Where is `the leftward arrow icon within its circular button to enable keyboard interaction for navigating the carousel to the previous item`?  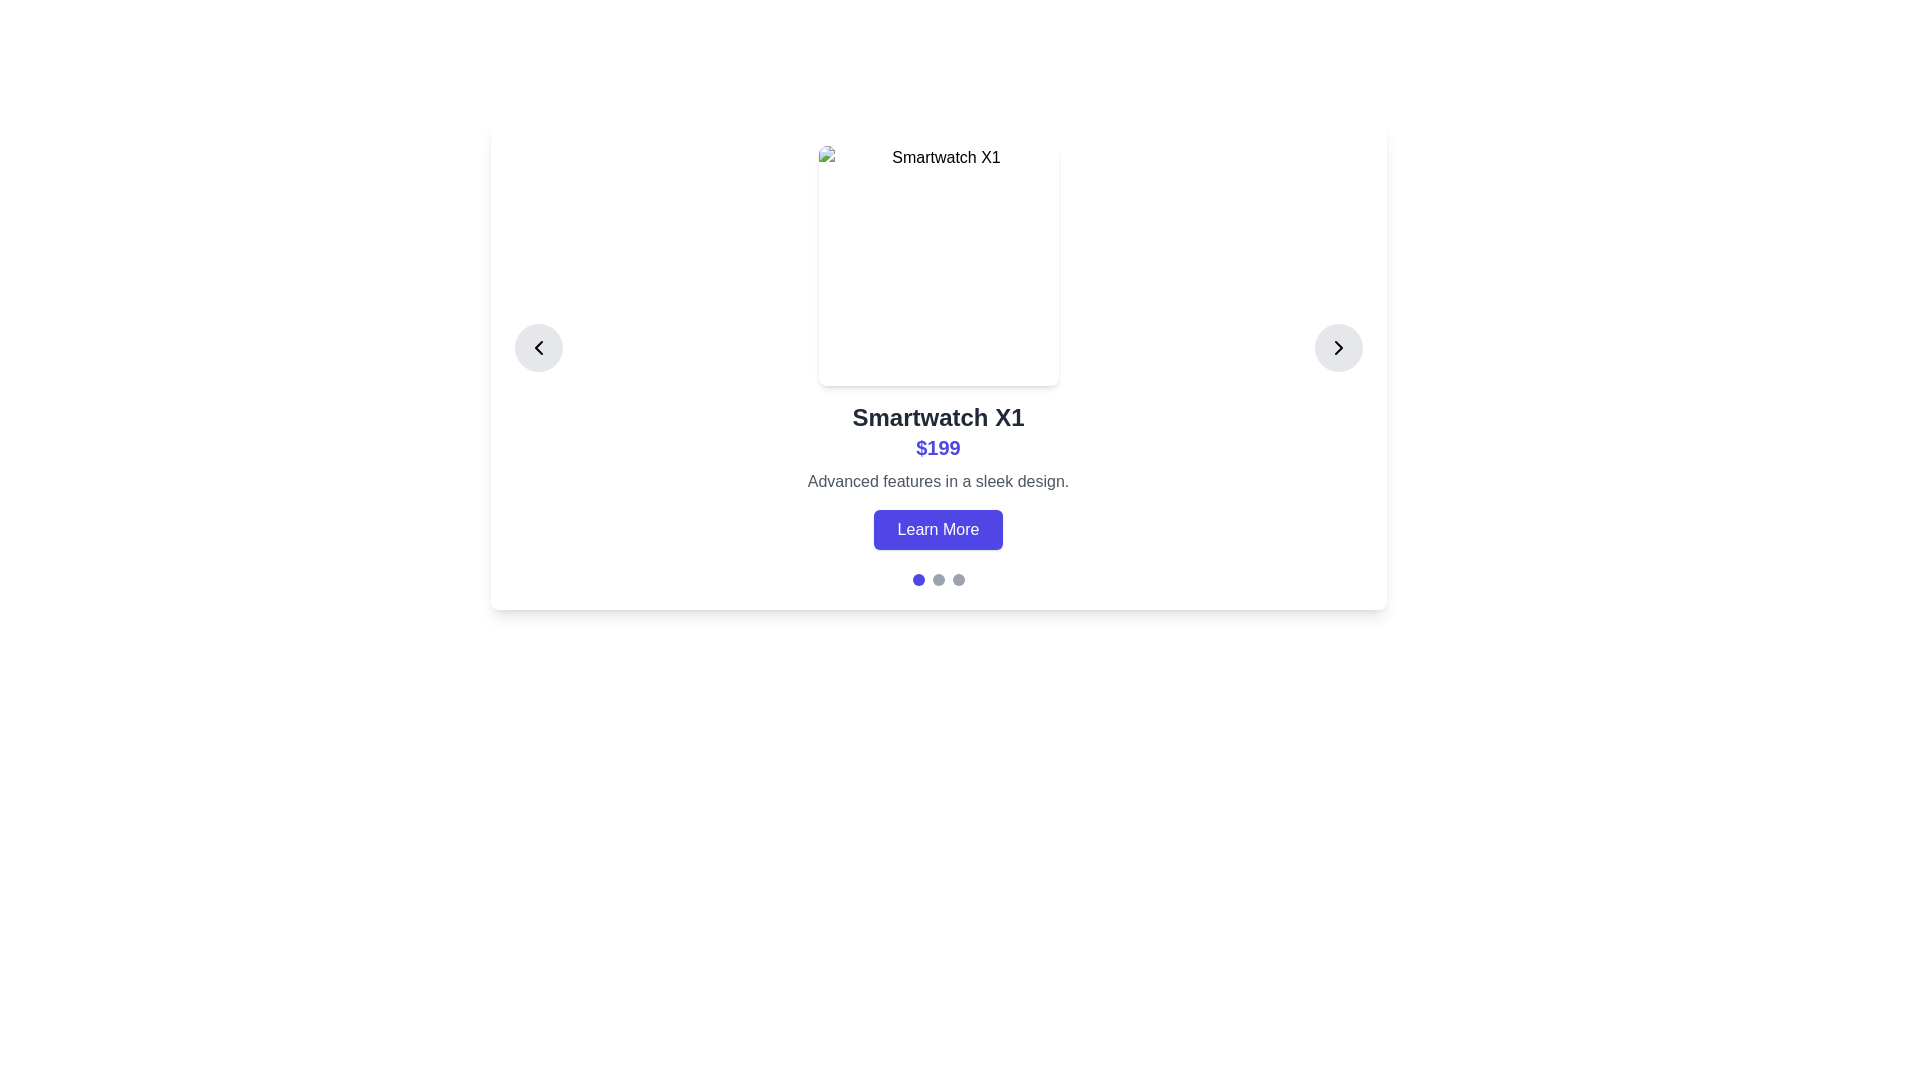 the leftward arrow icon within its circular button to enable keyboard interaction for navigating the carousel to the previous item is located at coordinates (538, 346).